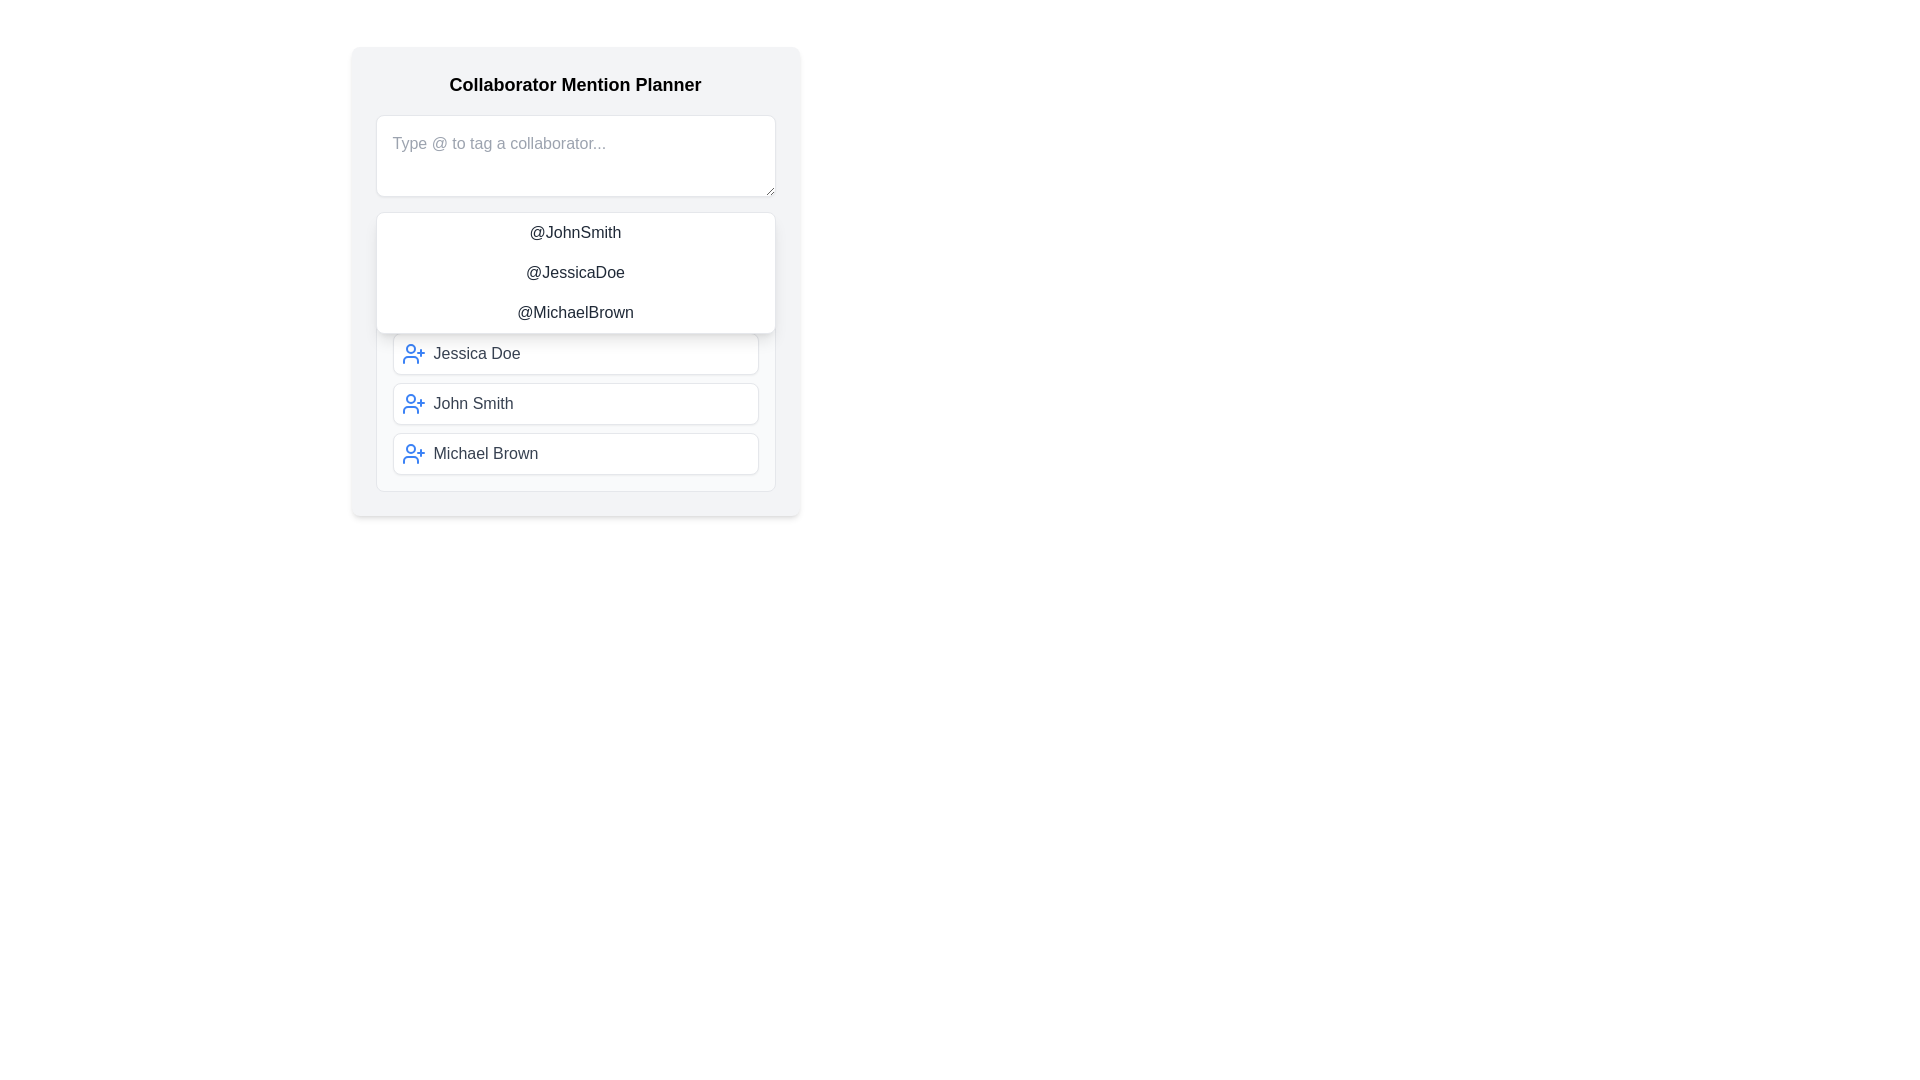 This screenshot has width=1920, height=1080. Describe the element at coordinates (574, 281) in the screenshot. I see `the mention suggestion item '@JessicaDoe' in the dropdown menu` at that location.